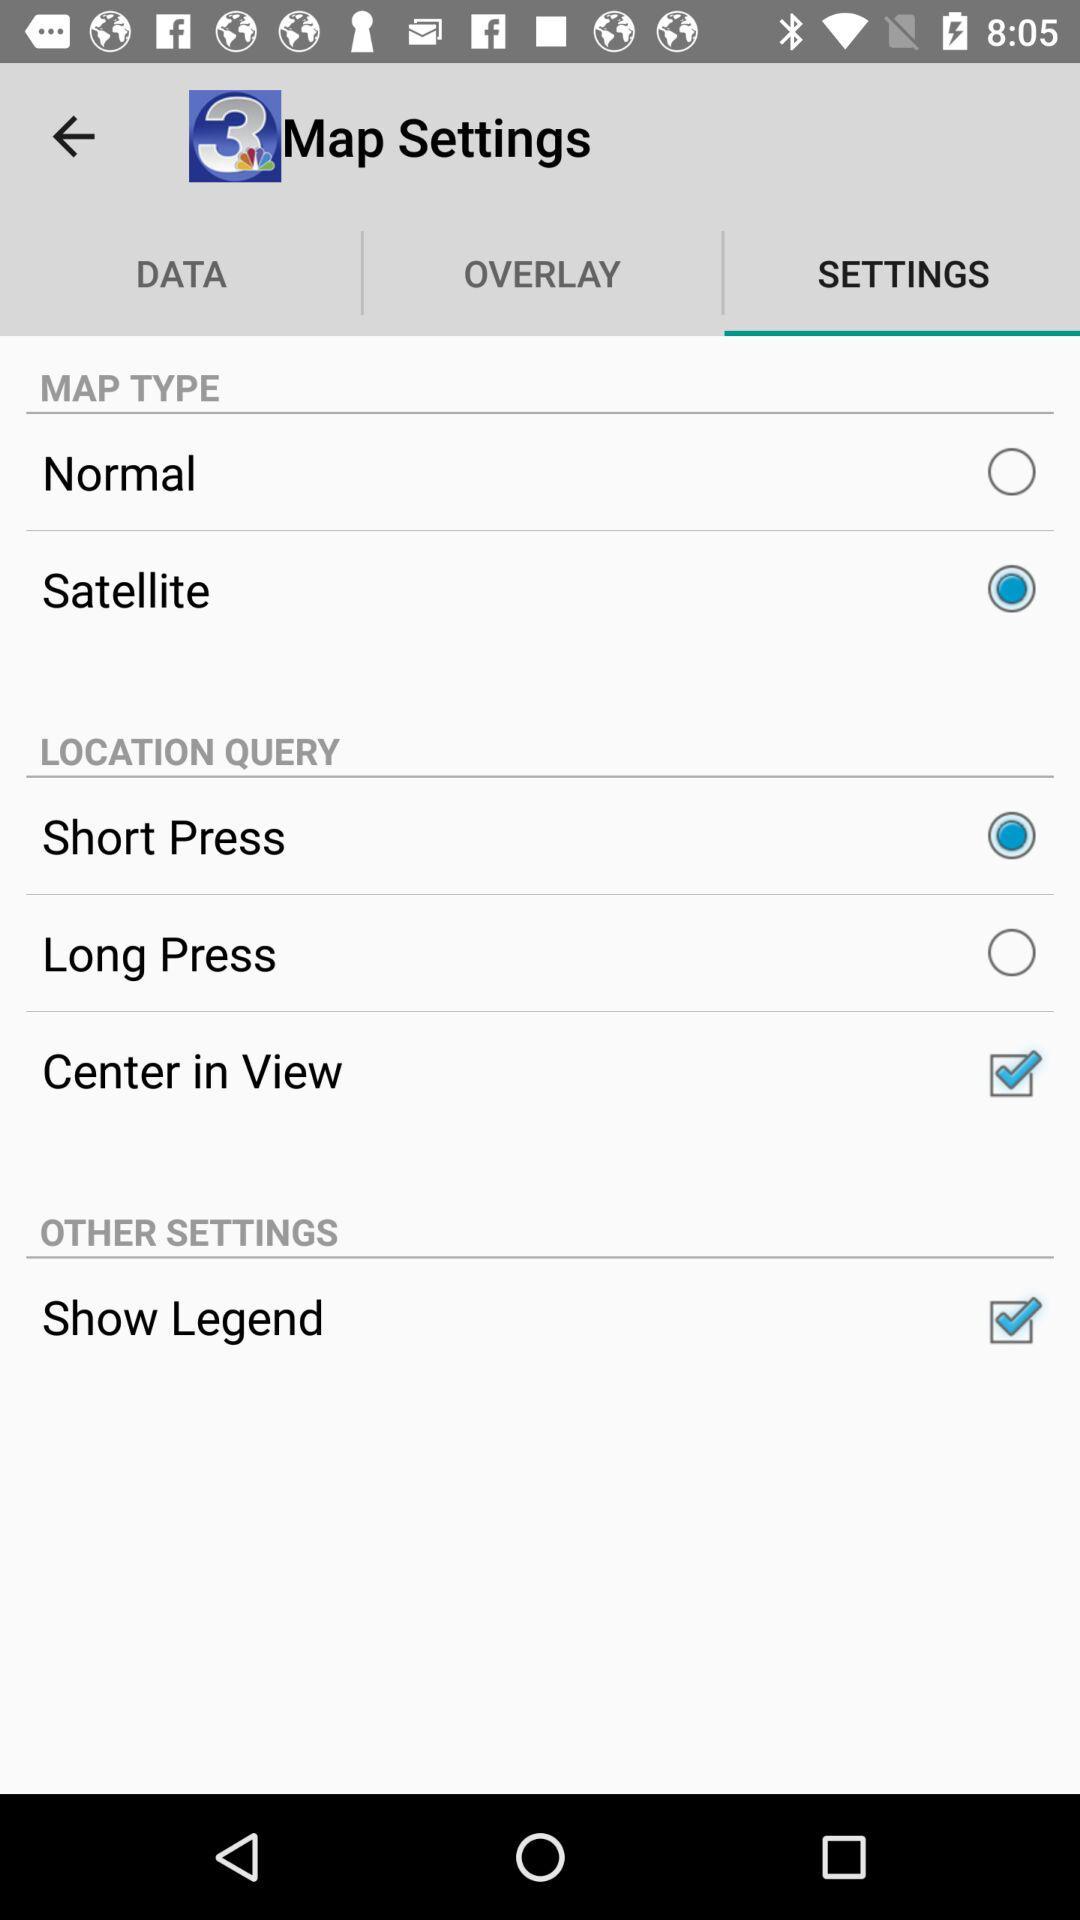 The height and width of the screenshot is (1920, 1080). Describe the element at coordinates (540, 1068) in the screenshot. I see `center in view item` at that location.